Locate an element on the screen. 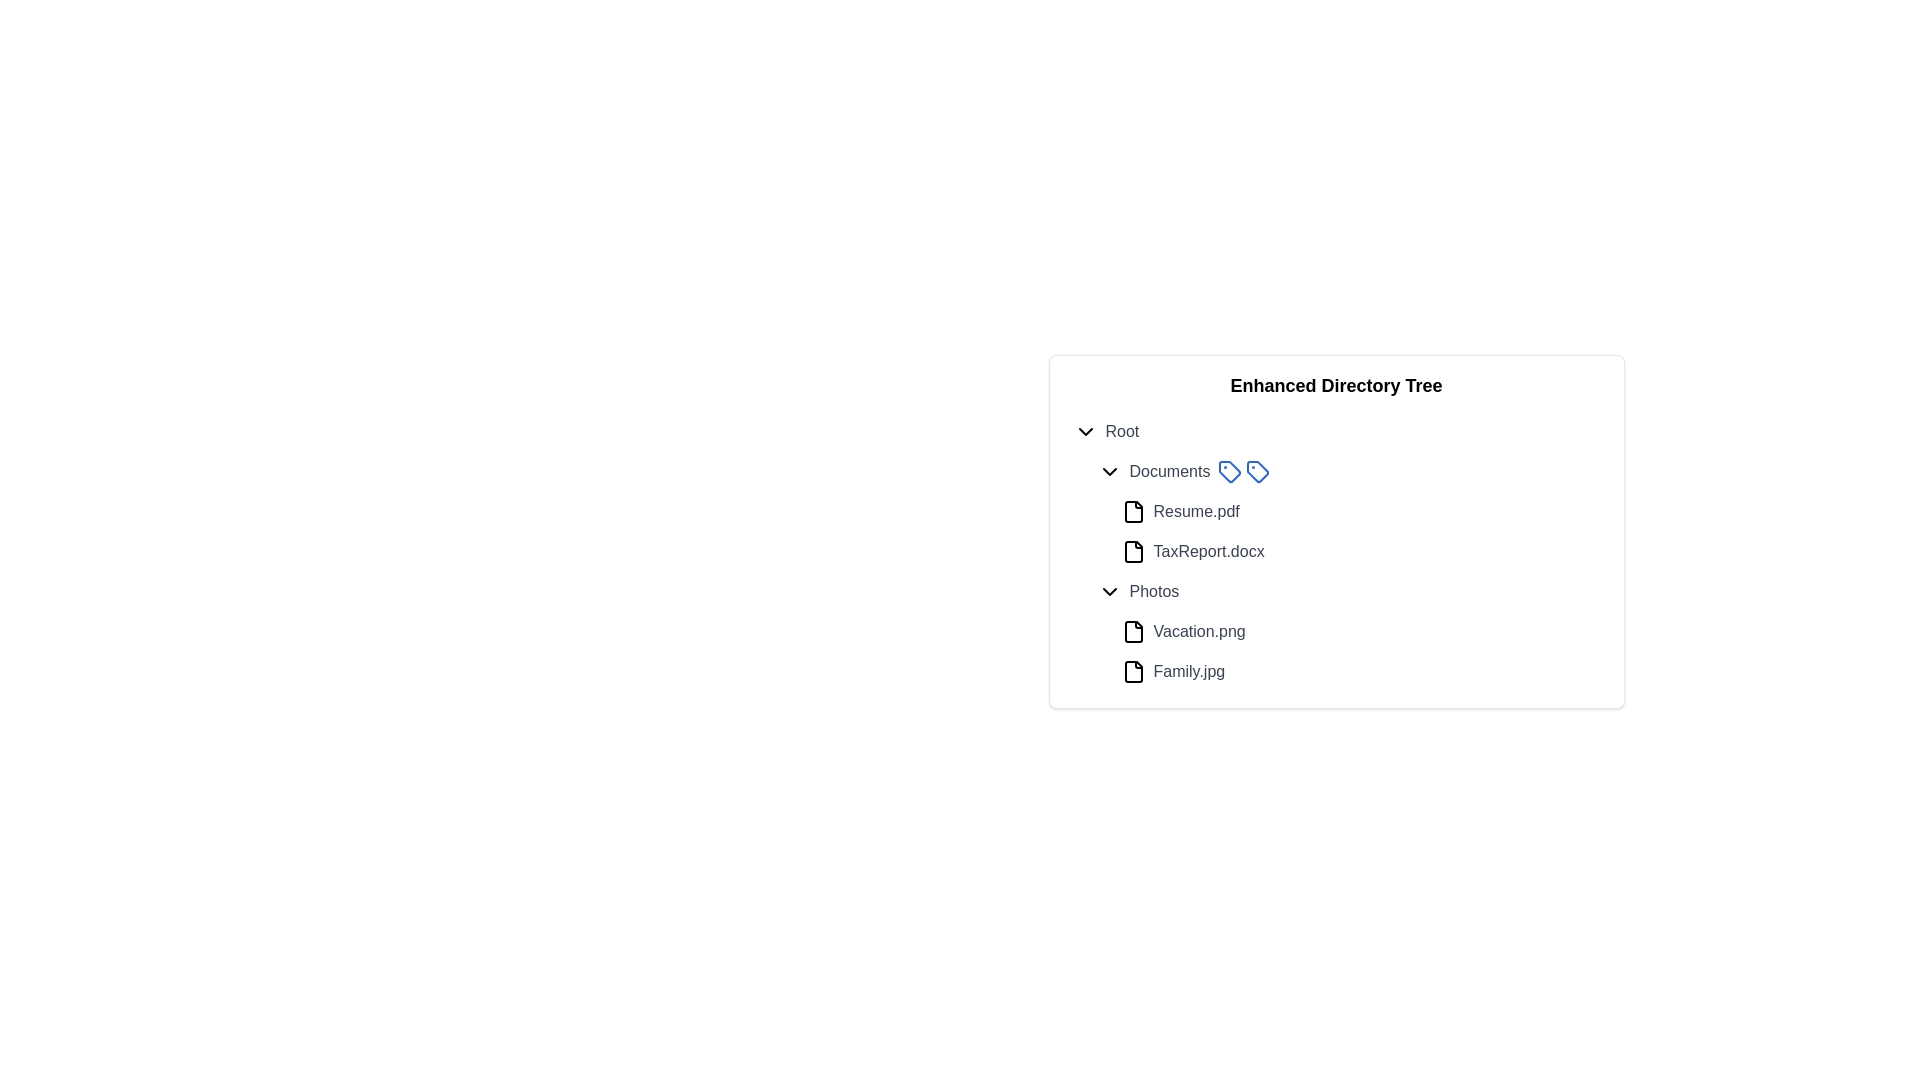  the downward-pointing chevron icon located immediately to the left of the 'Photos' text to trigger highlighting effects is located at coordinates (1108, 590).